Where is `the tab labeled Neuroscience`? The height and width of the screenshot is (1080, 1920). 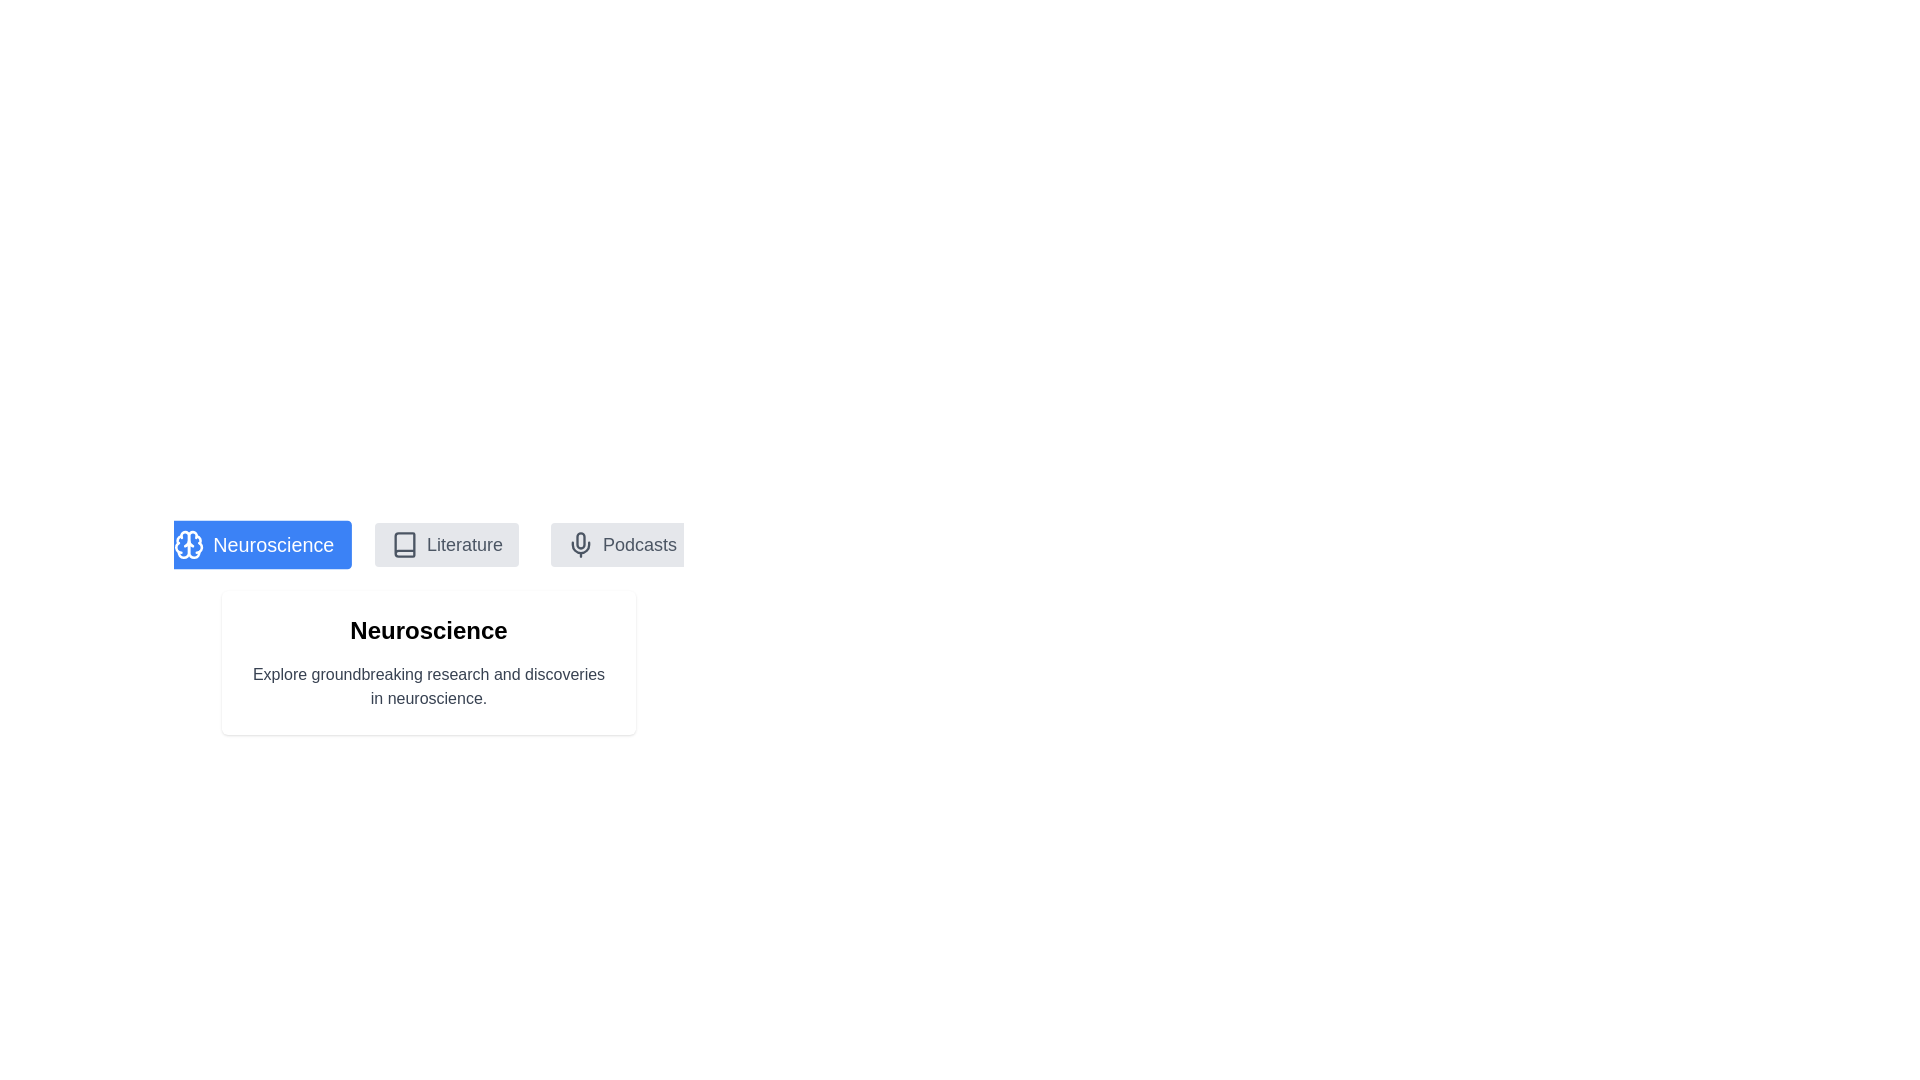
the tab labeled Neuroscience is located at coordinates (253, 544).